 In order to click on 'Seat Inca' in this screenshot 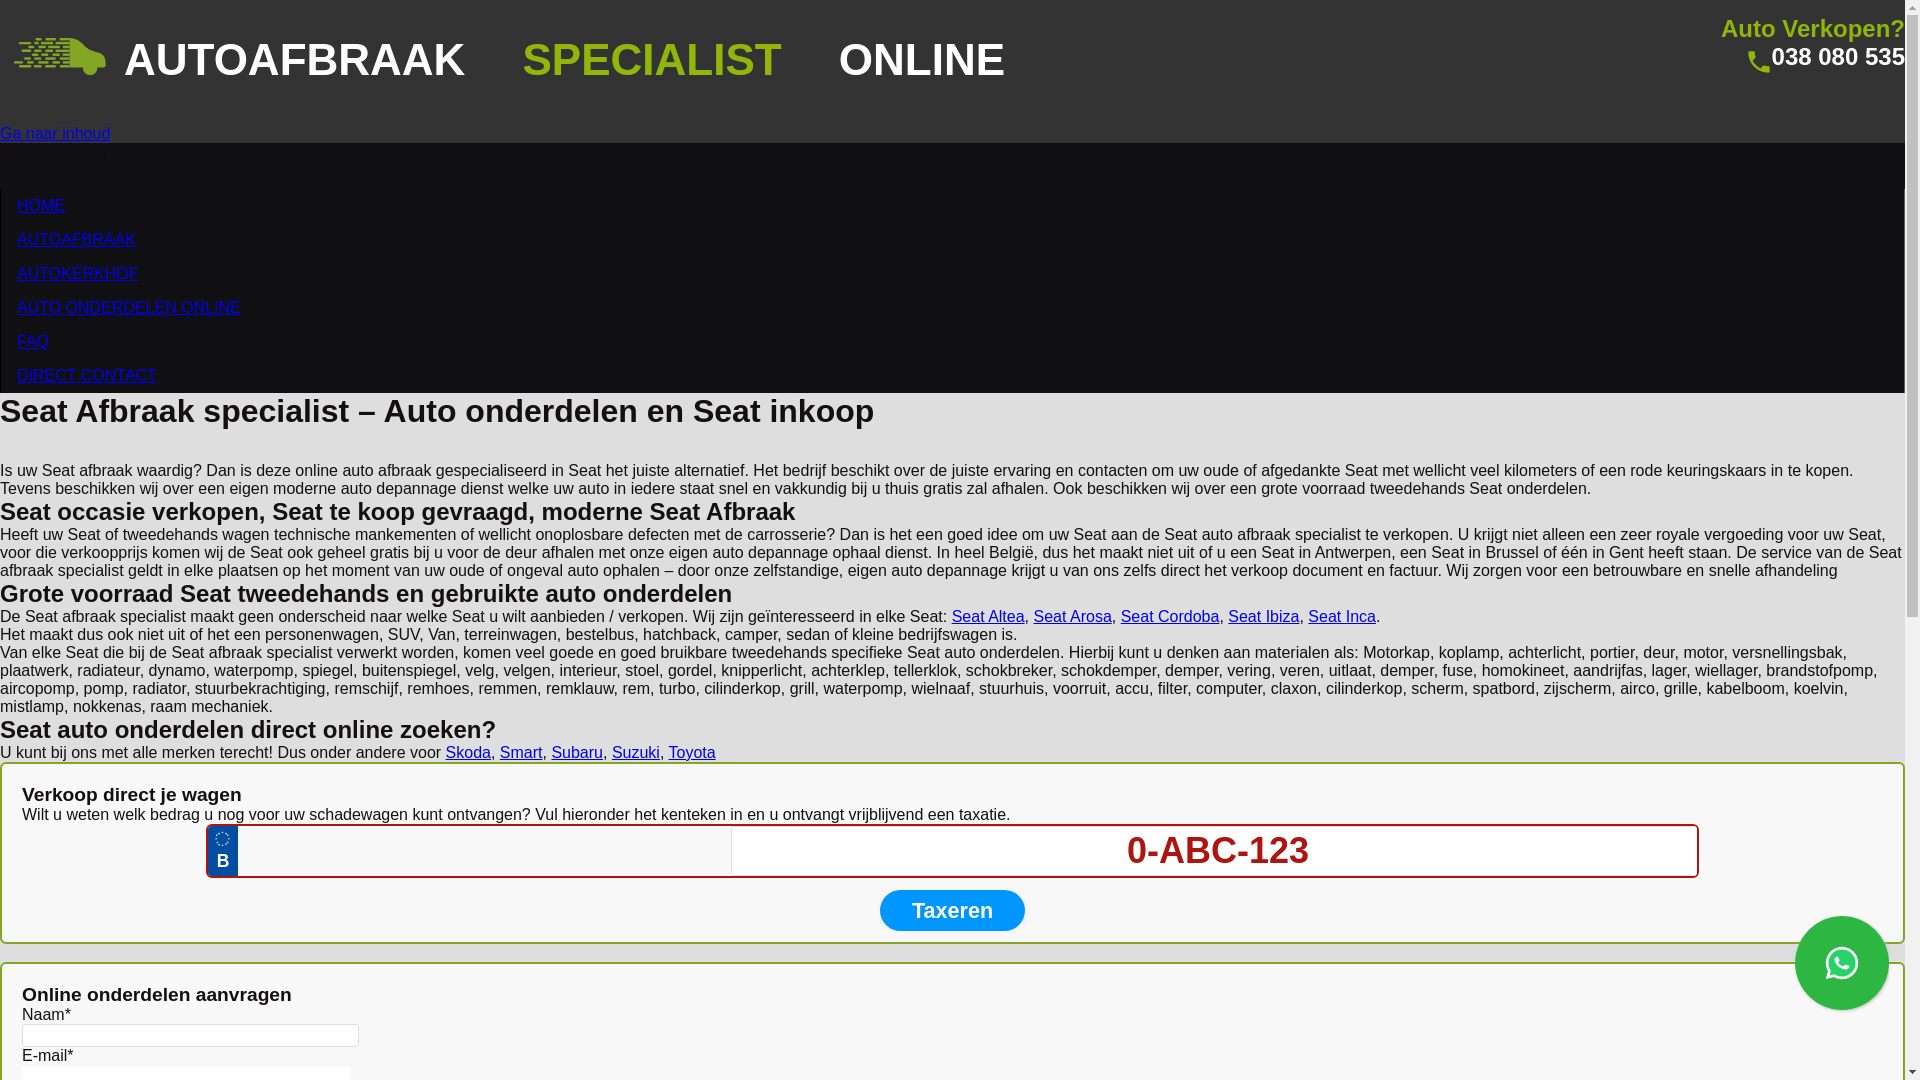, I will do `click(1342, 615)`.